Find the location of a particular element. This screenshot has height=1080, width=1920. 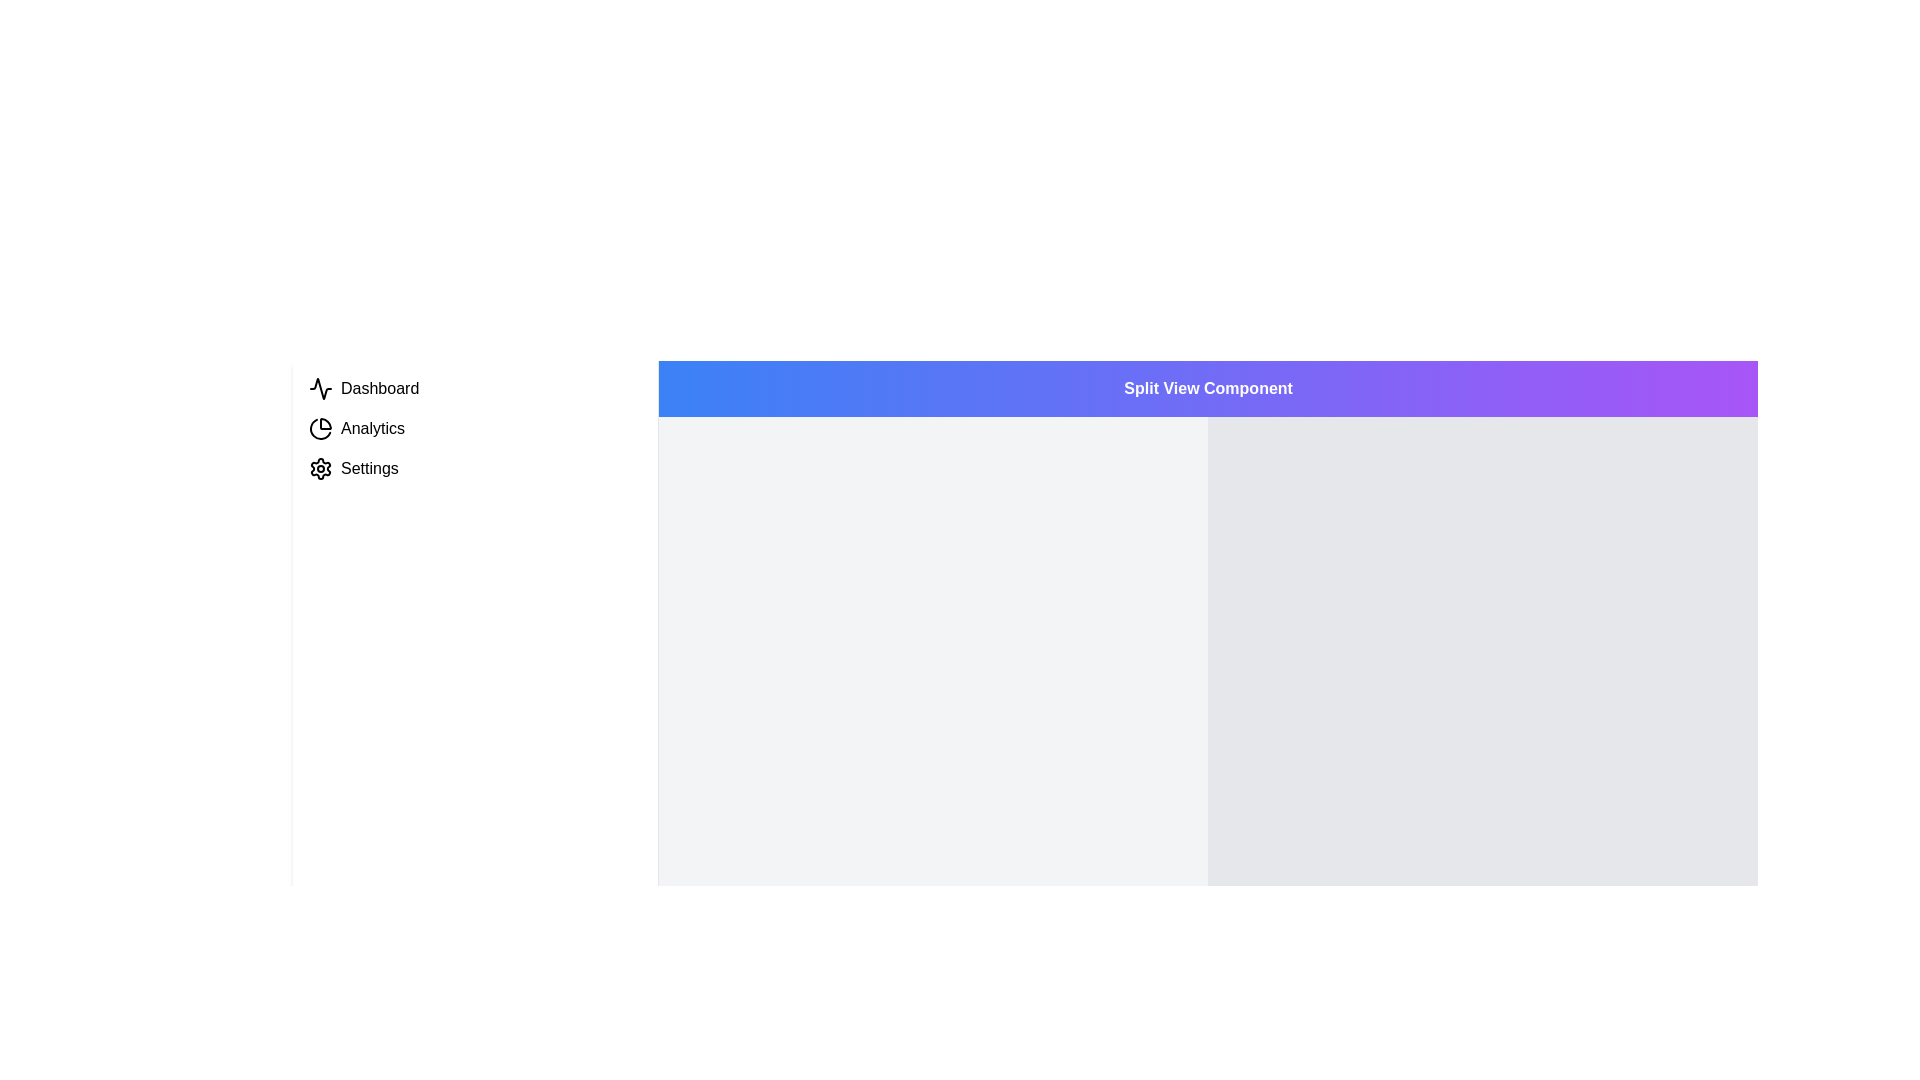

the 'Analytics' option in the Navigation menu is located at coordinates (474, 427).